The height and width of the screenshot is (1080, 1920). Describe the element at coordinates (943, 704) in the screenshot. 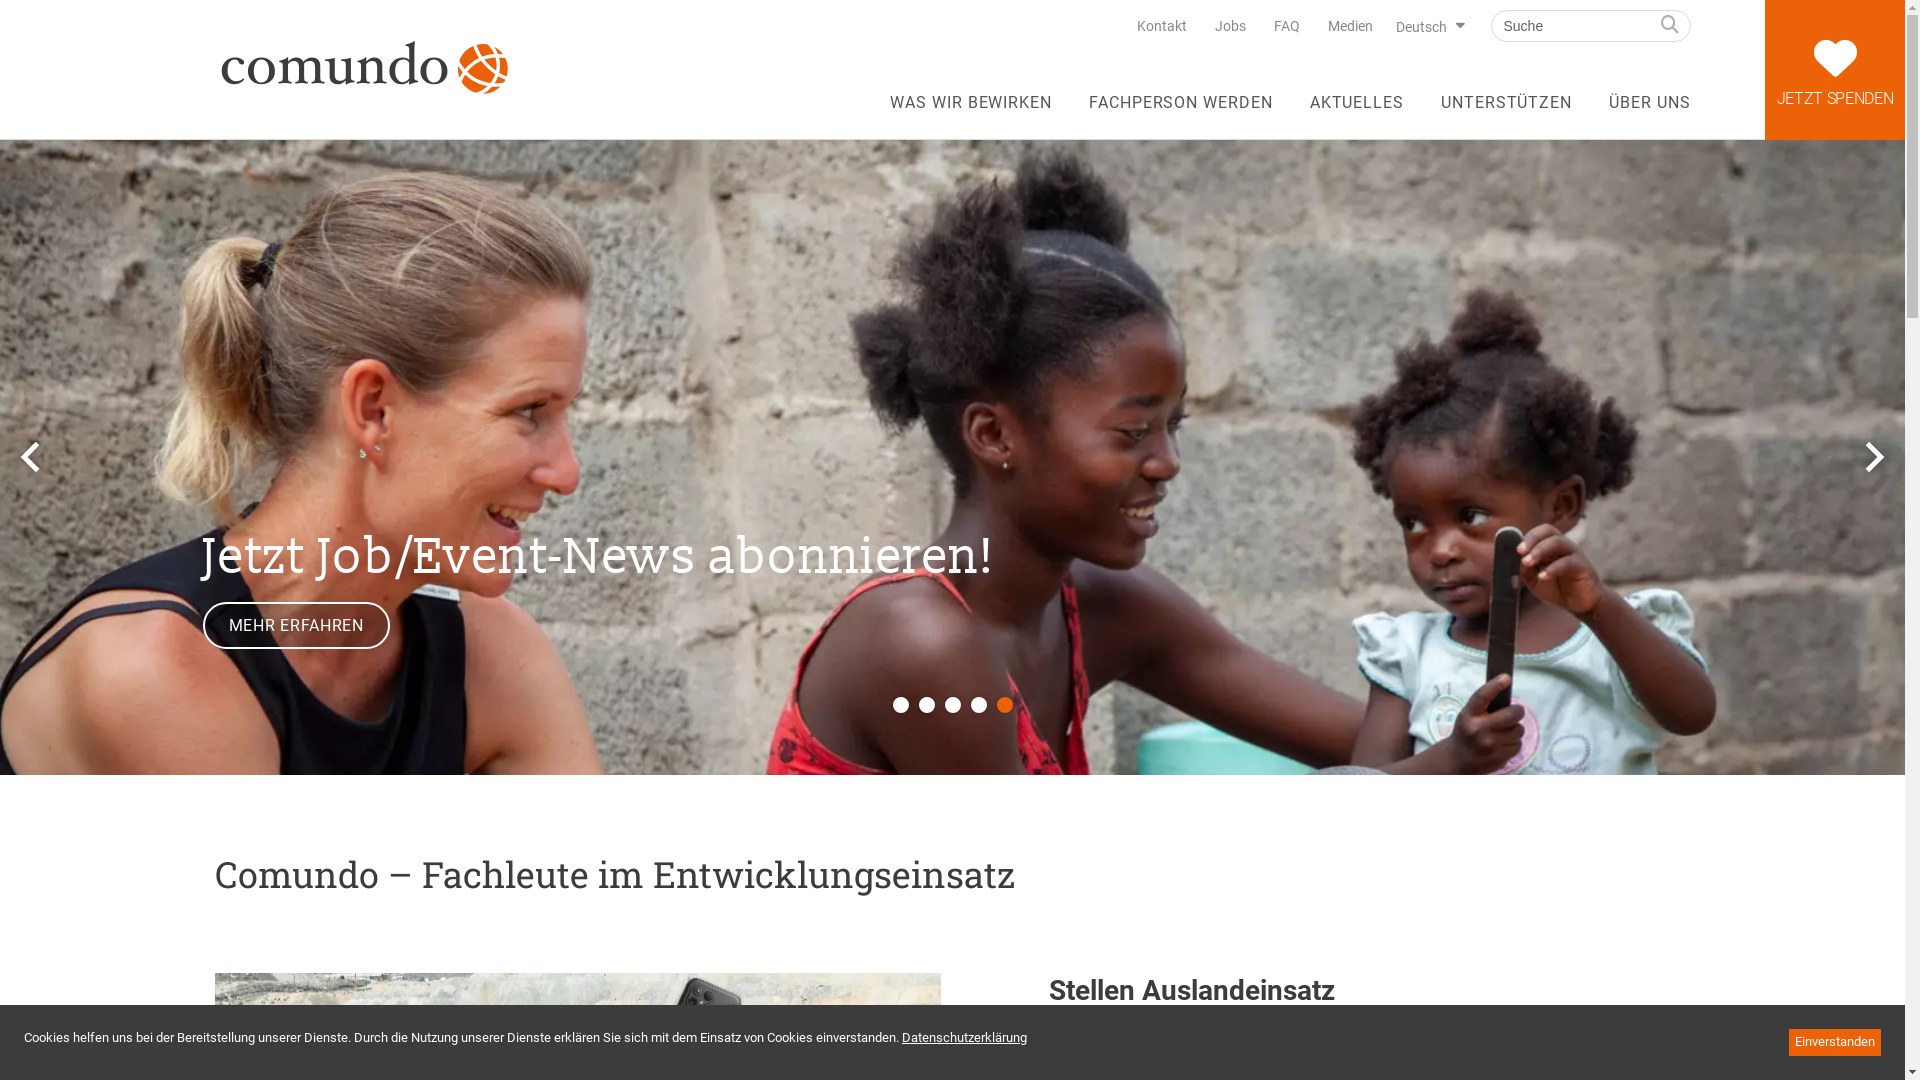

I see `'3'` at that location.